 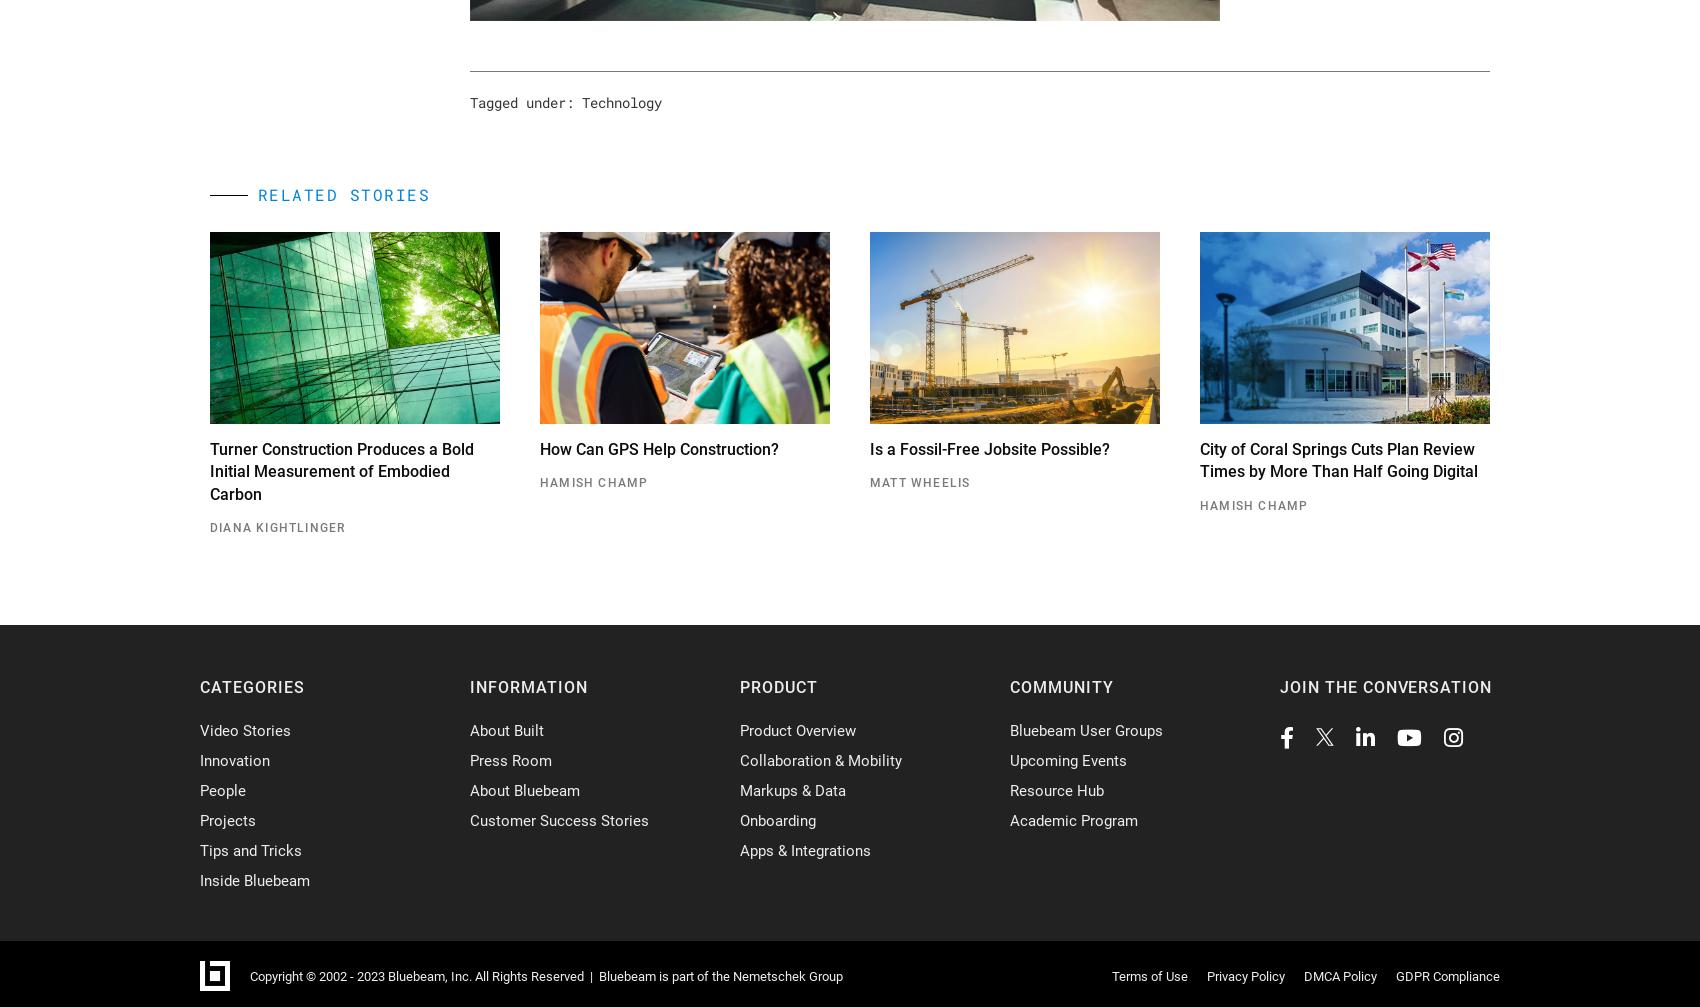 I want to click on 'Inside Bluebeam', so click(x=198, y=880).